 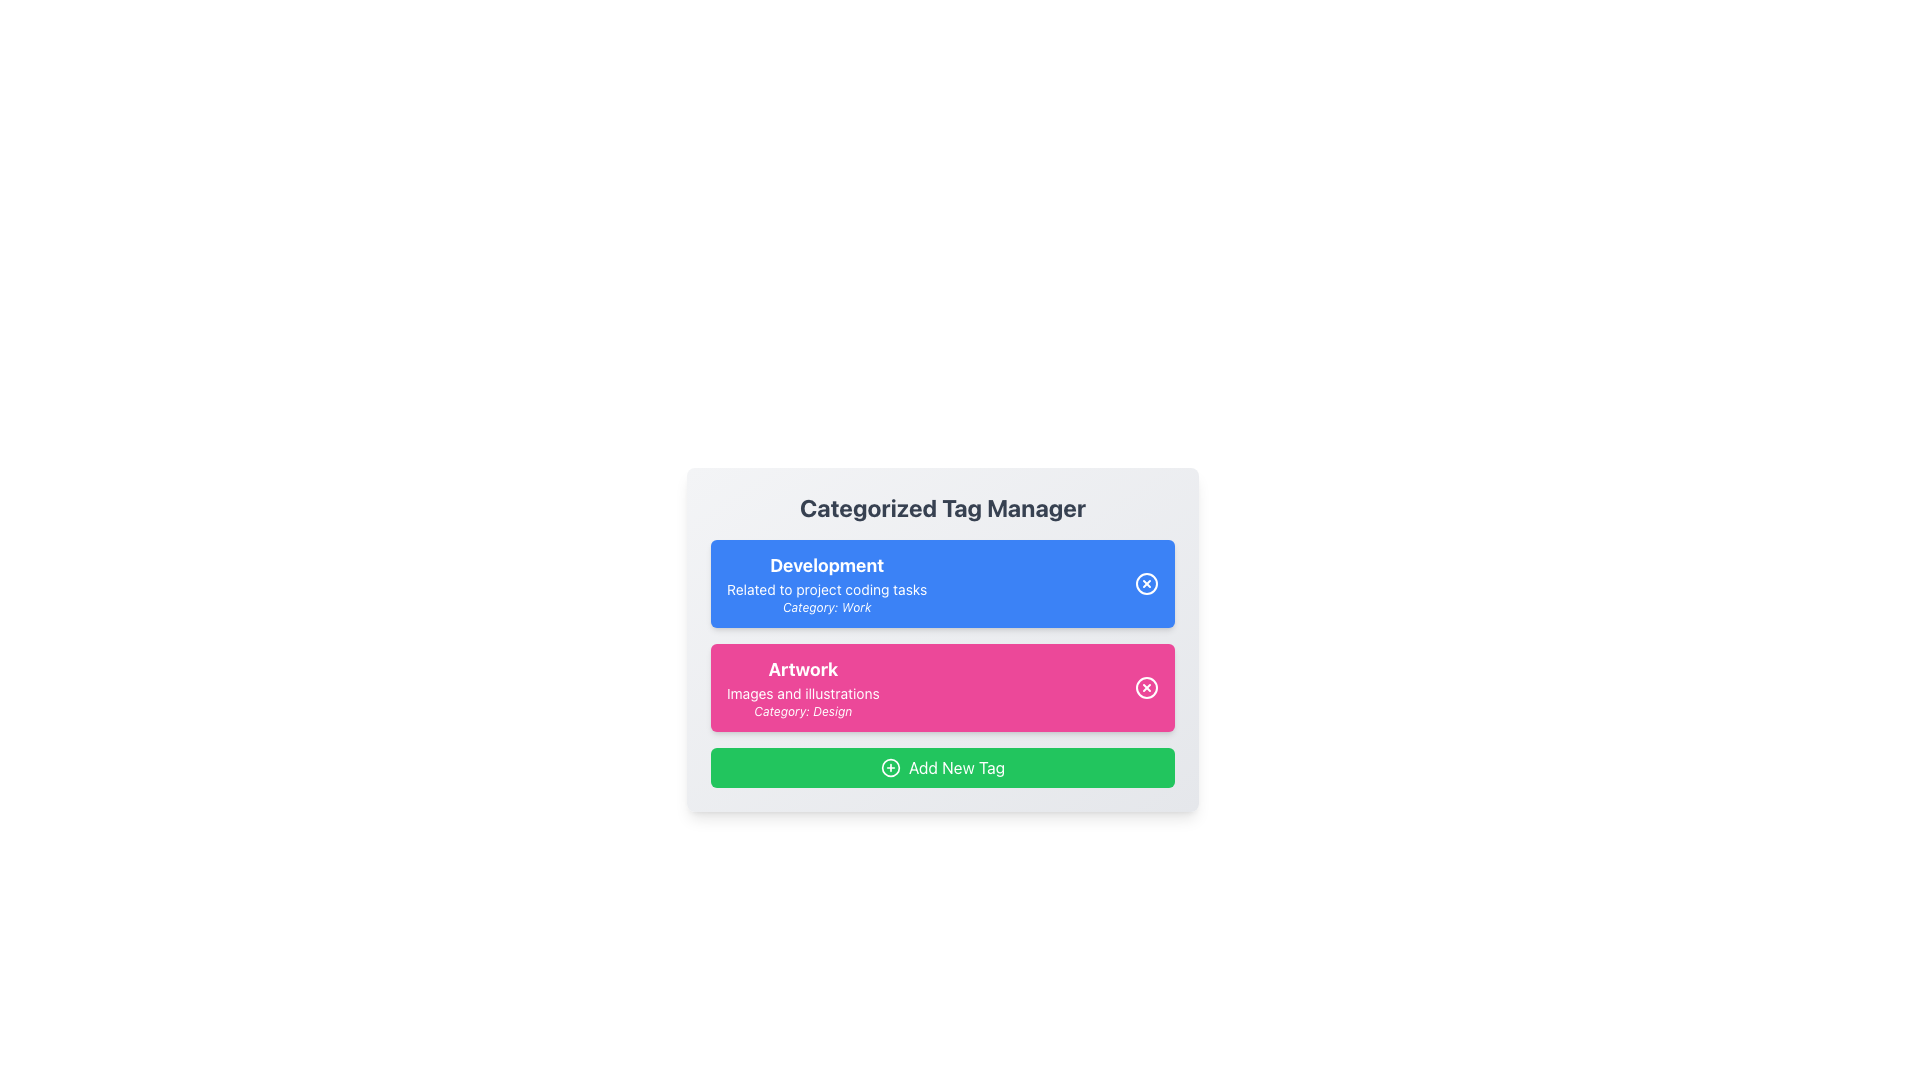 I want to click on the circular shape with a visible border located at the top-right of the 'Development' section within the interface, which is part of an icon illustrating an action related to this section, so click(x=1147, y=583).